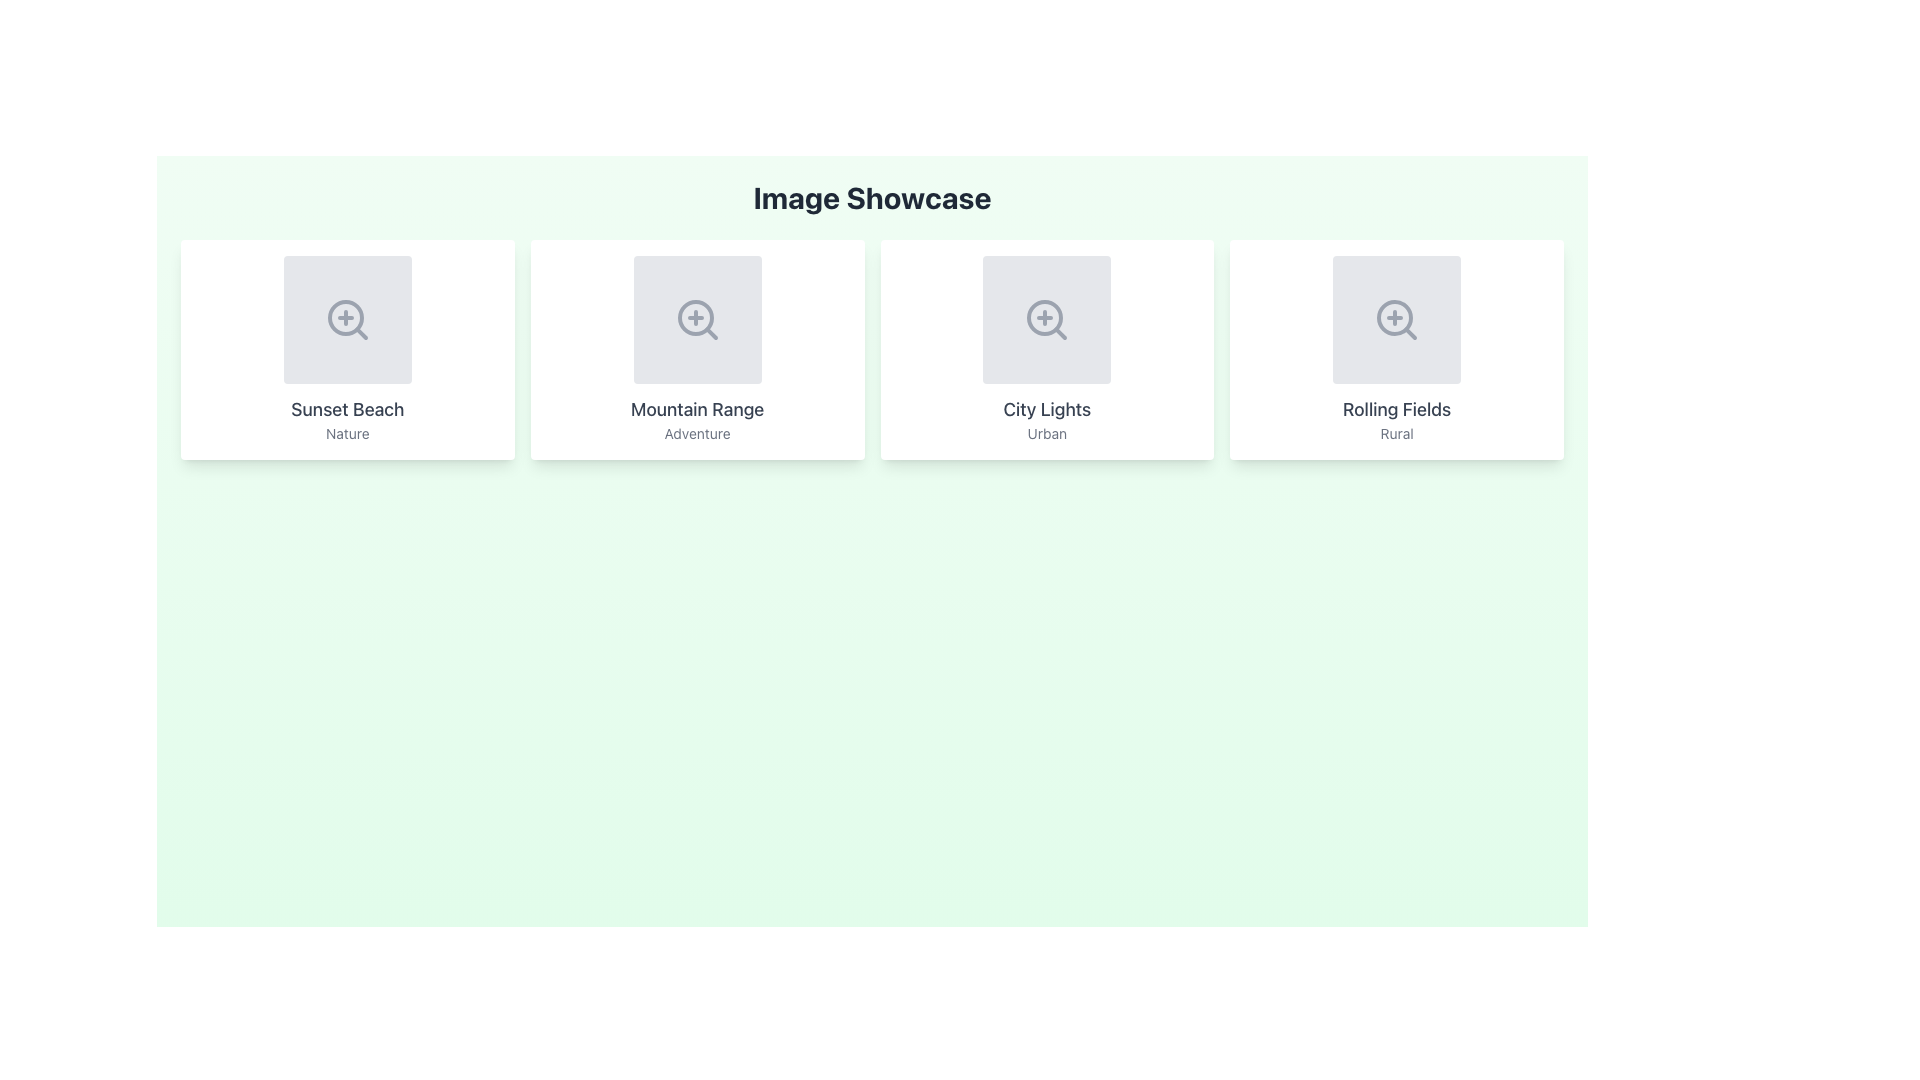 The width and height of the screenshot is (1920, 1080). I want to click on the magnifying glass icon with a plus sign inside, located within the 'Sunset Beach' card under the 'Image Showcase' header, so click(347, 319).